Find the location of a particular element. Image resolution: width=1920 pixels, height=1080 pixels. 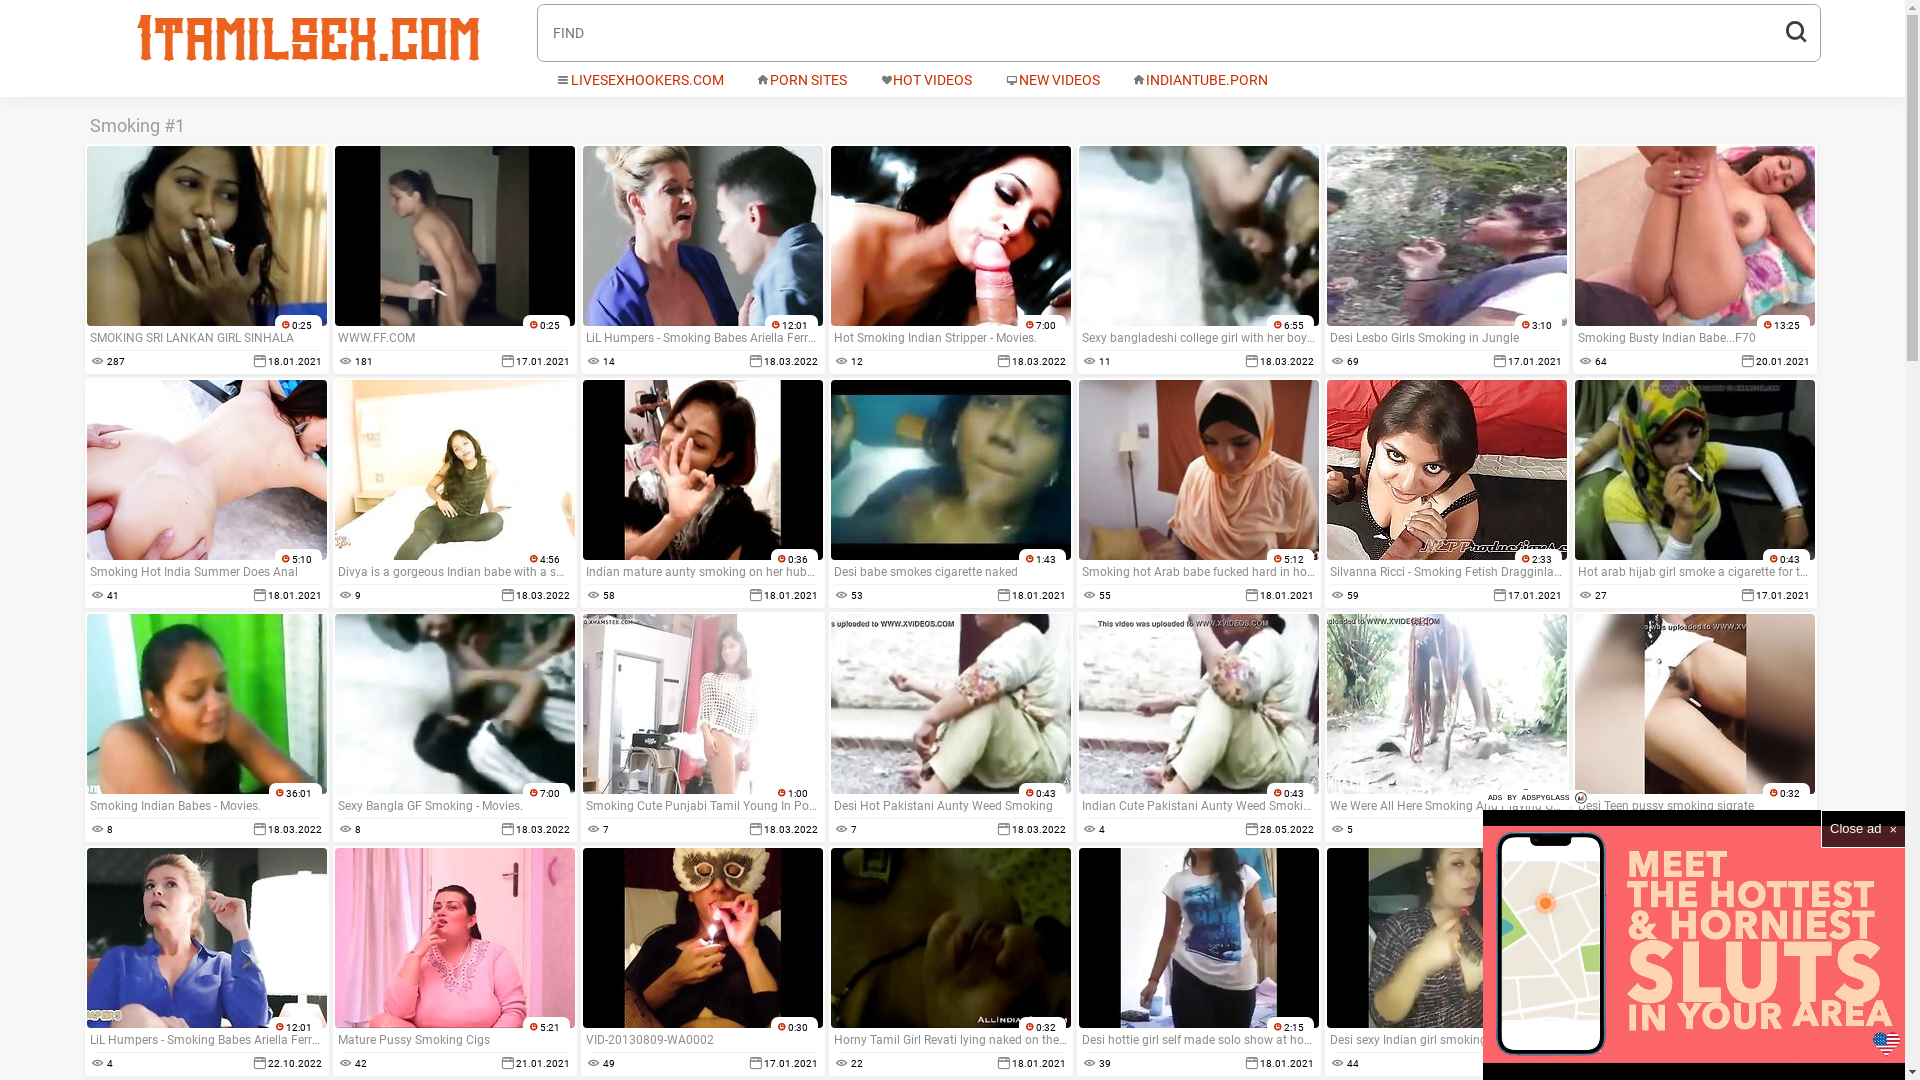

'PORN SITES' is located at coordinates (802, 80).